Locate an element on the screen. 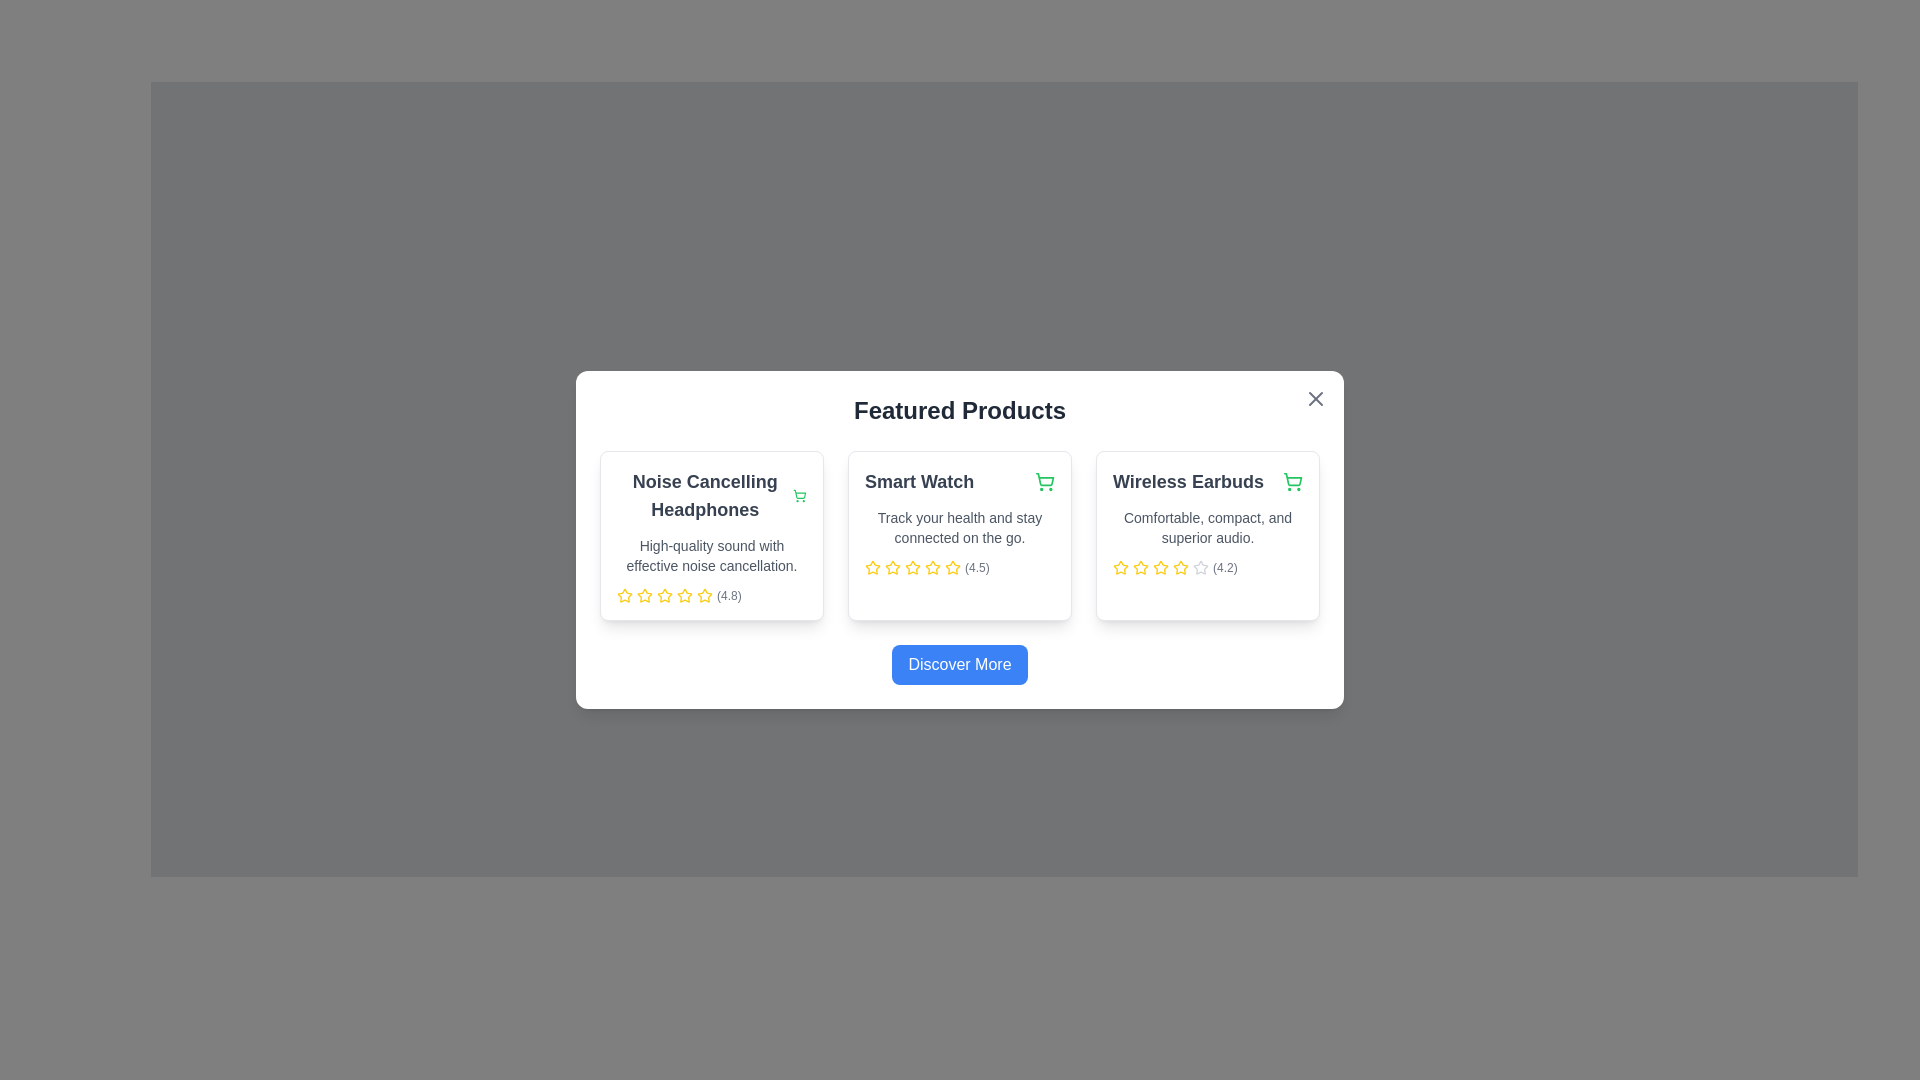 The image size is (1920, 1080). the second star in the 5-star rating component beneath the 'Noise Cancelling Headphones' card to rate it is located at coordinates (705, 594).